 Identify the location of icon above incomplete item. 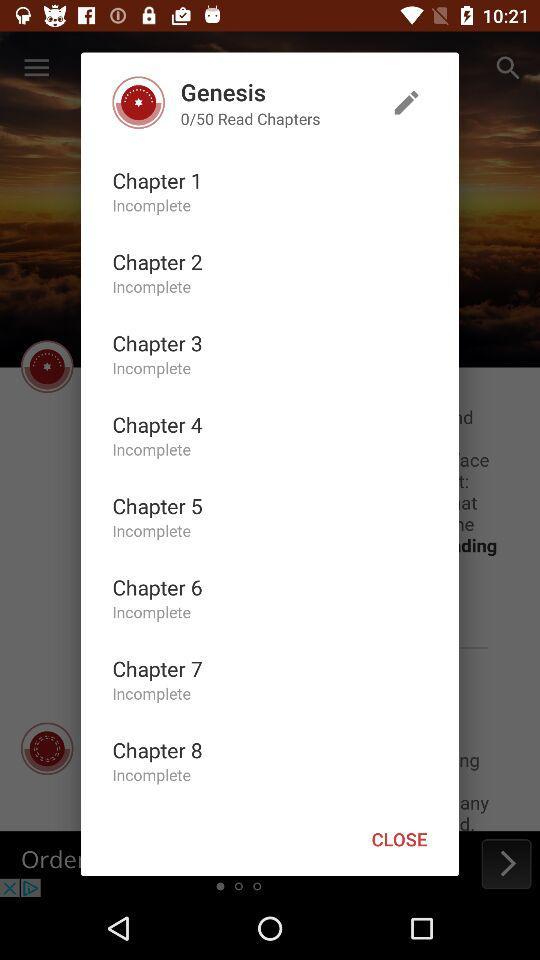
(156, 424).